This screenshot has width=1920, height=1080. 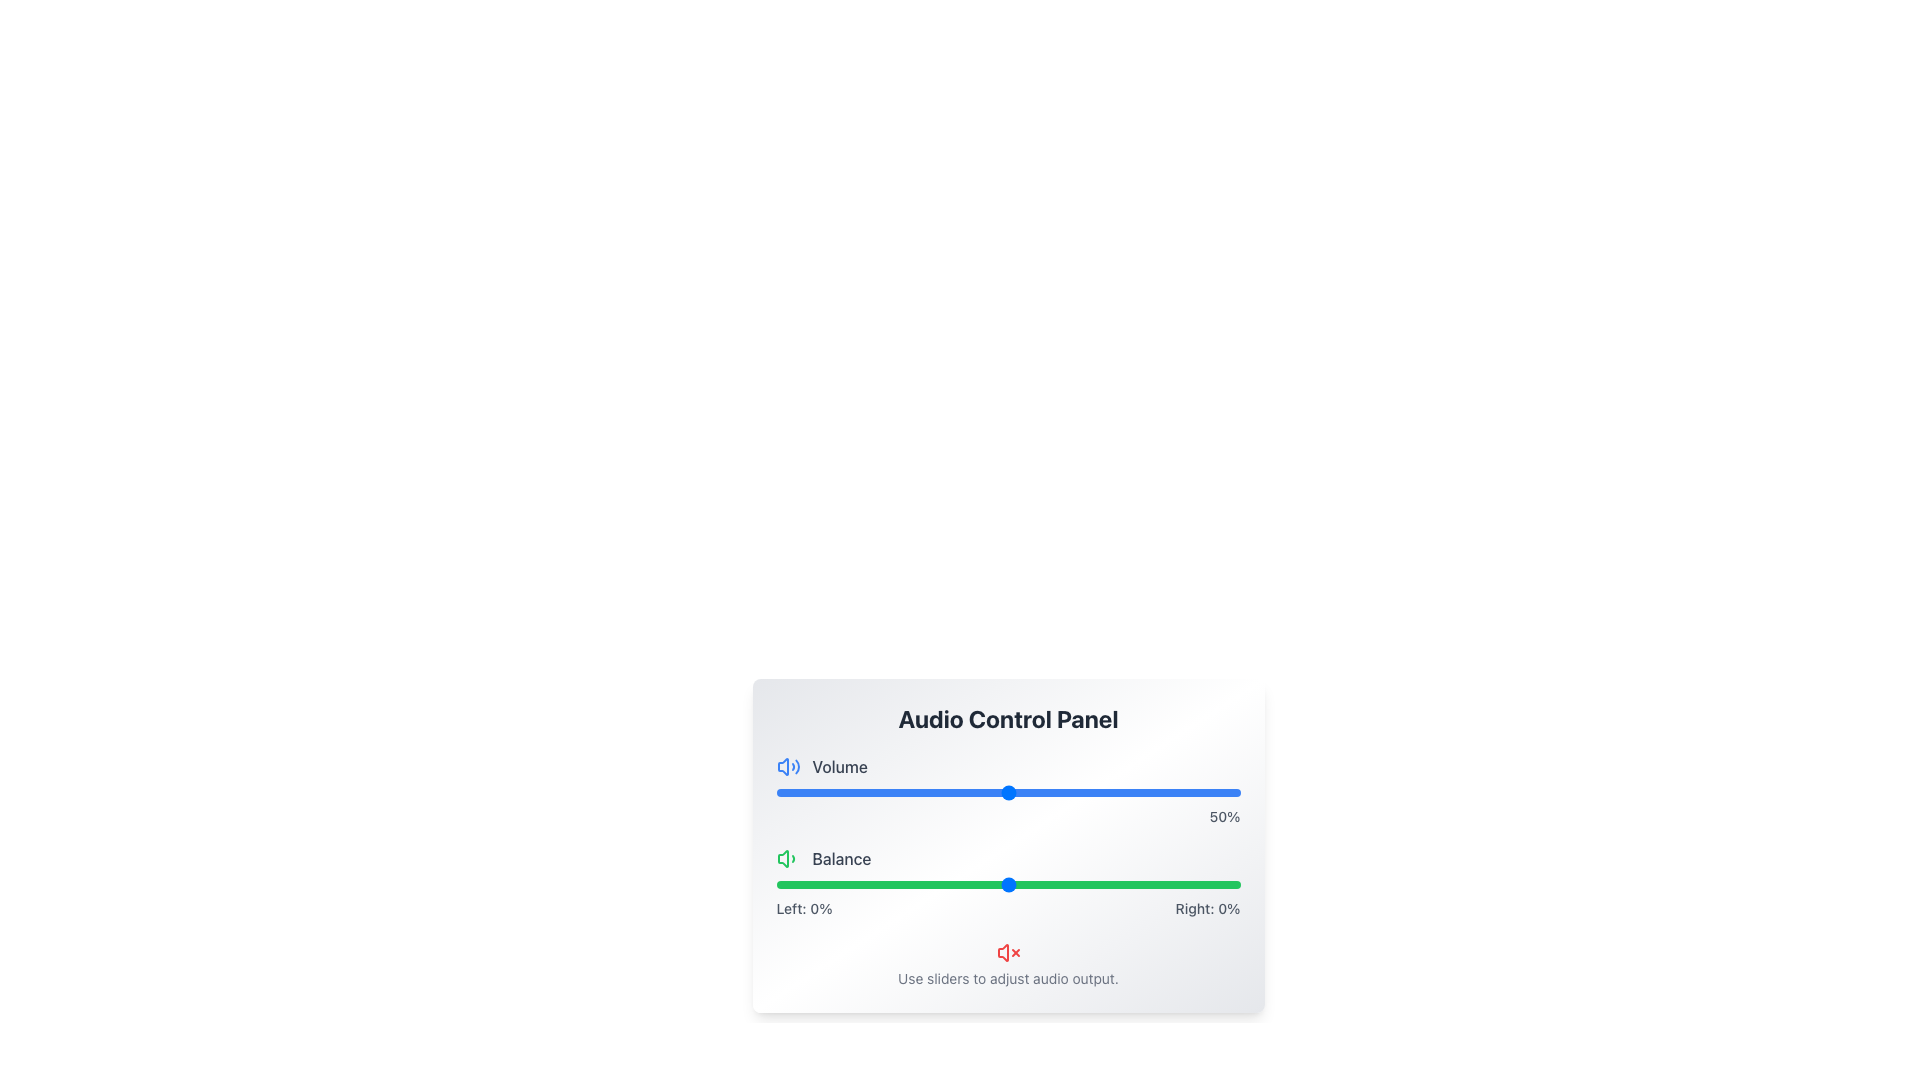 I want to click on the slider value, so click(x=924, y=792).